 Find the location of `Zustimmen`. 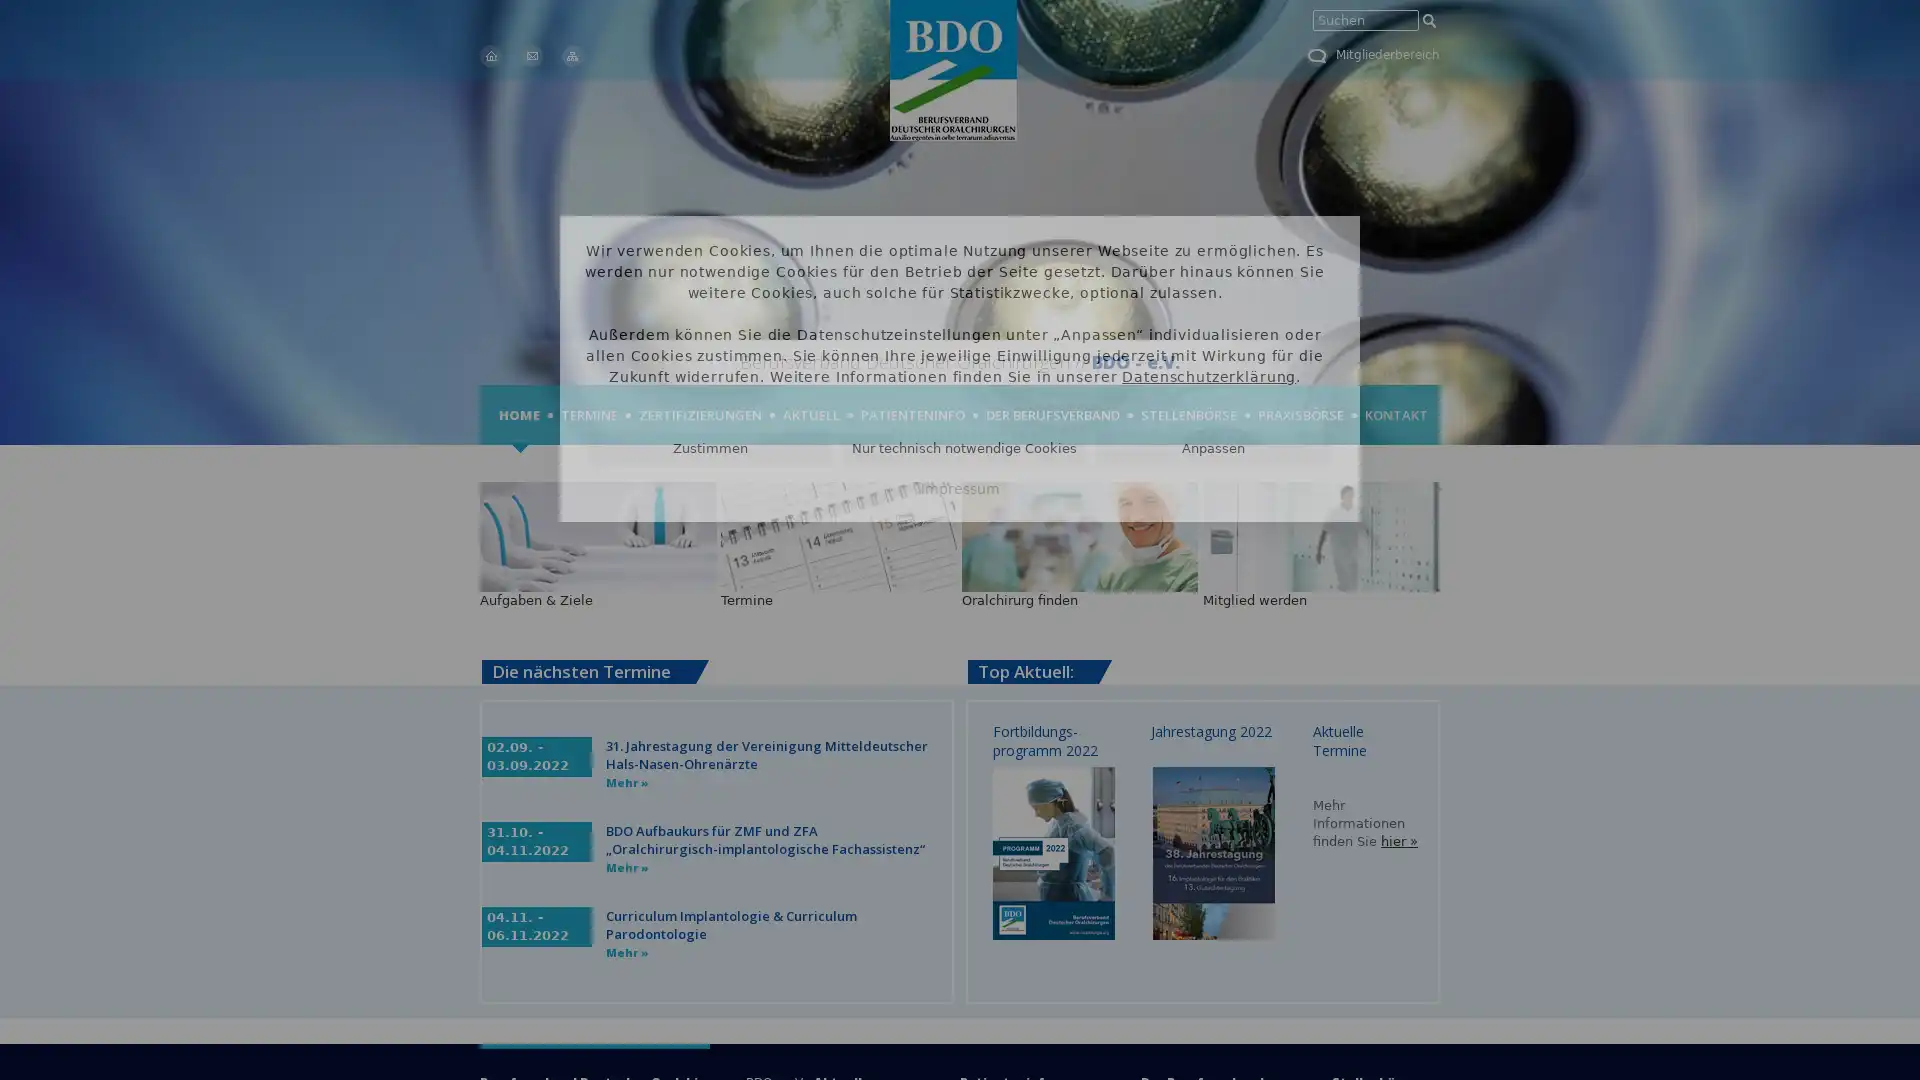

Zustimmen is located at coordinates (710, 447).